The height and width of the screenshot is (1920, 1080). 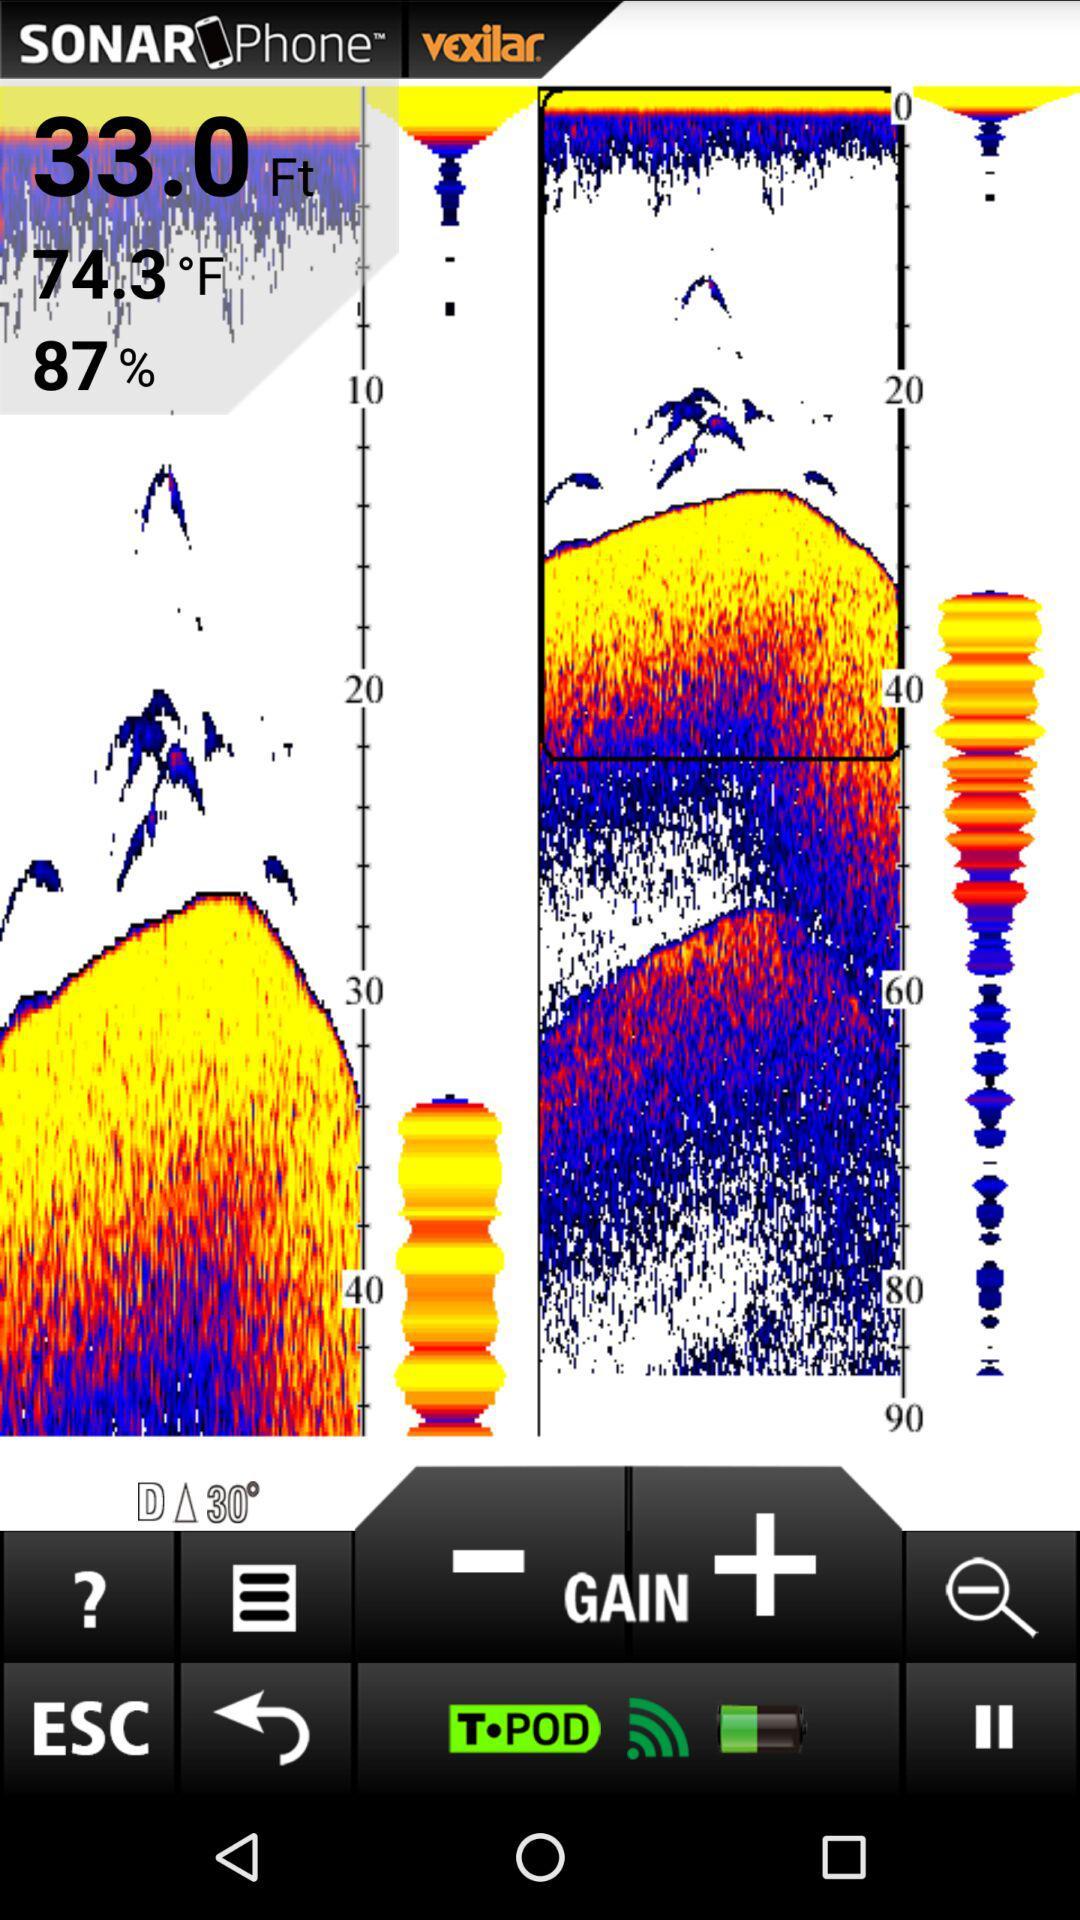 What do you see at coordinates (491, 1563) in the screenshot?
I see `the symbol` at bounding box center [491, 1563].